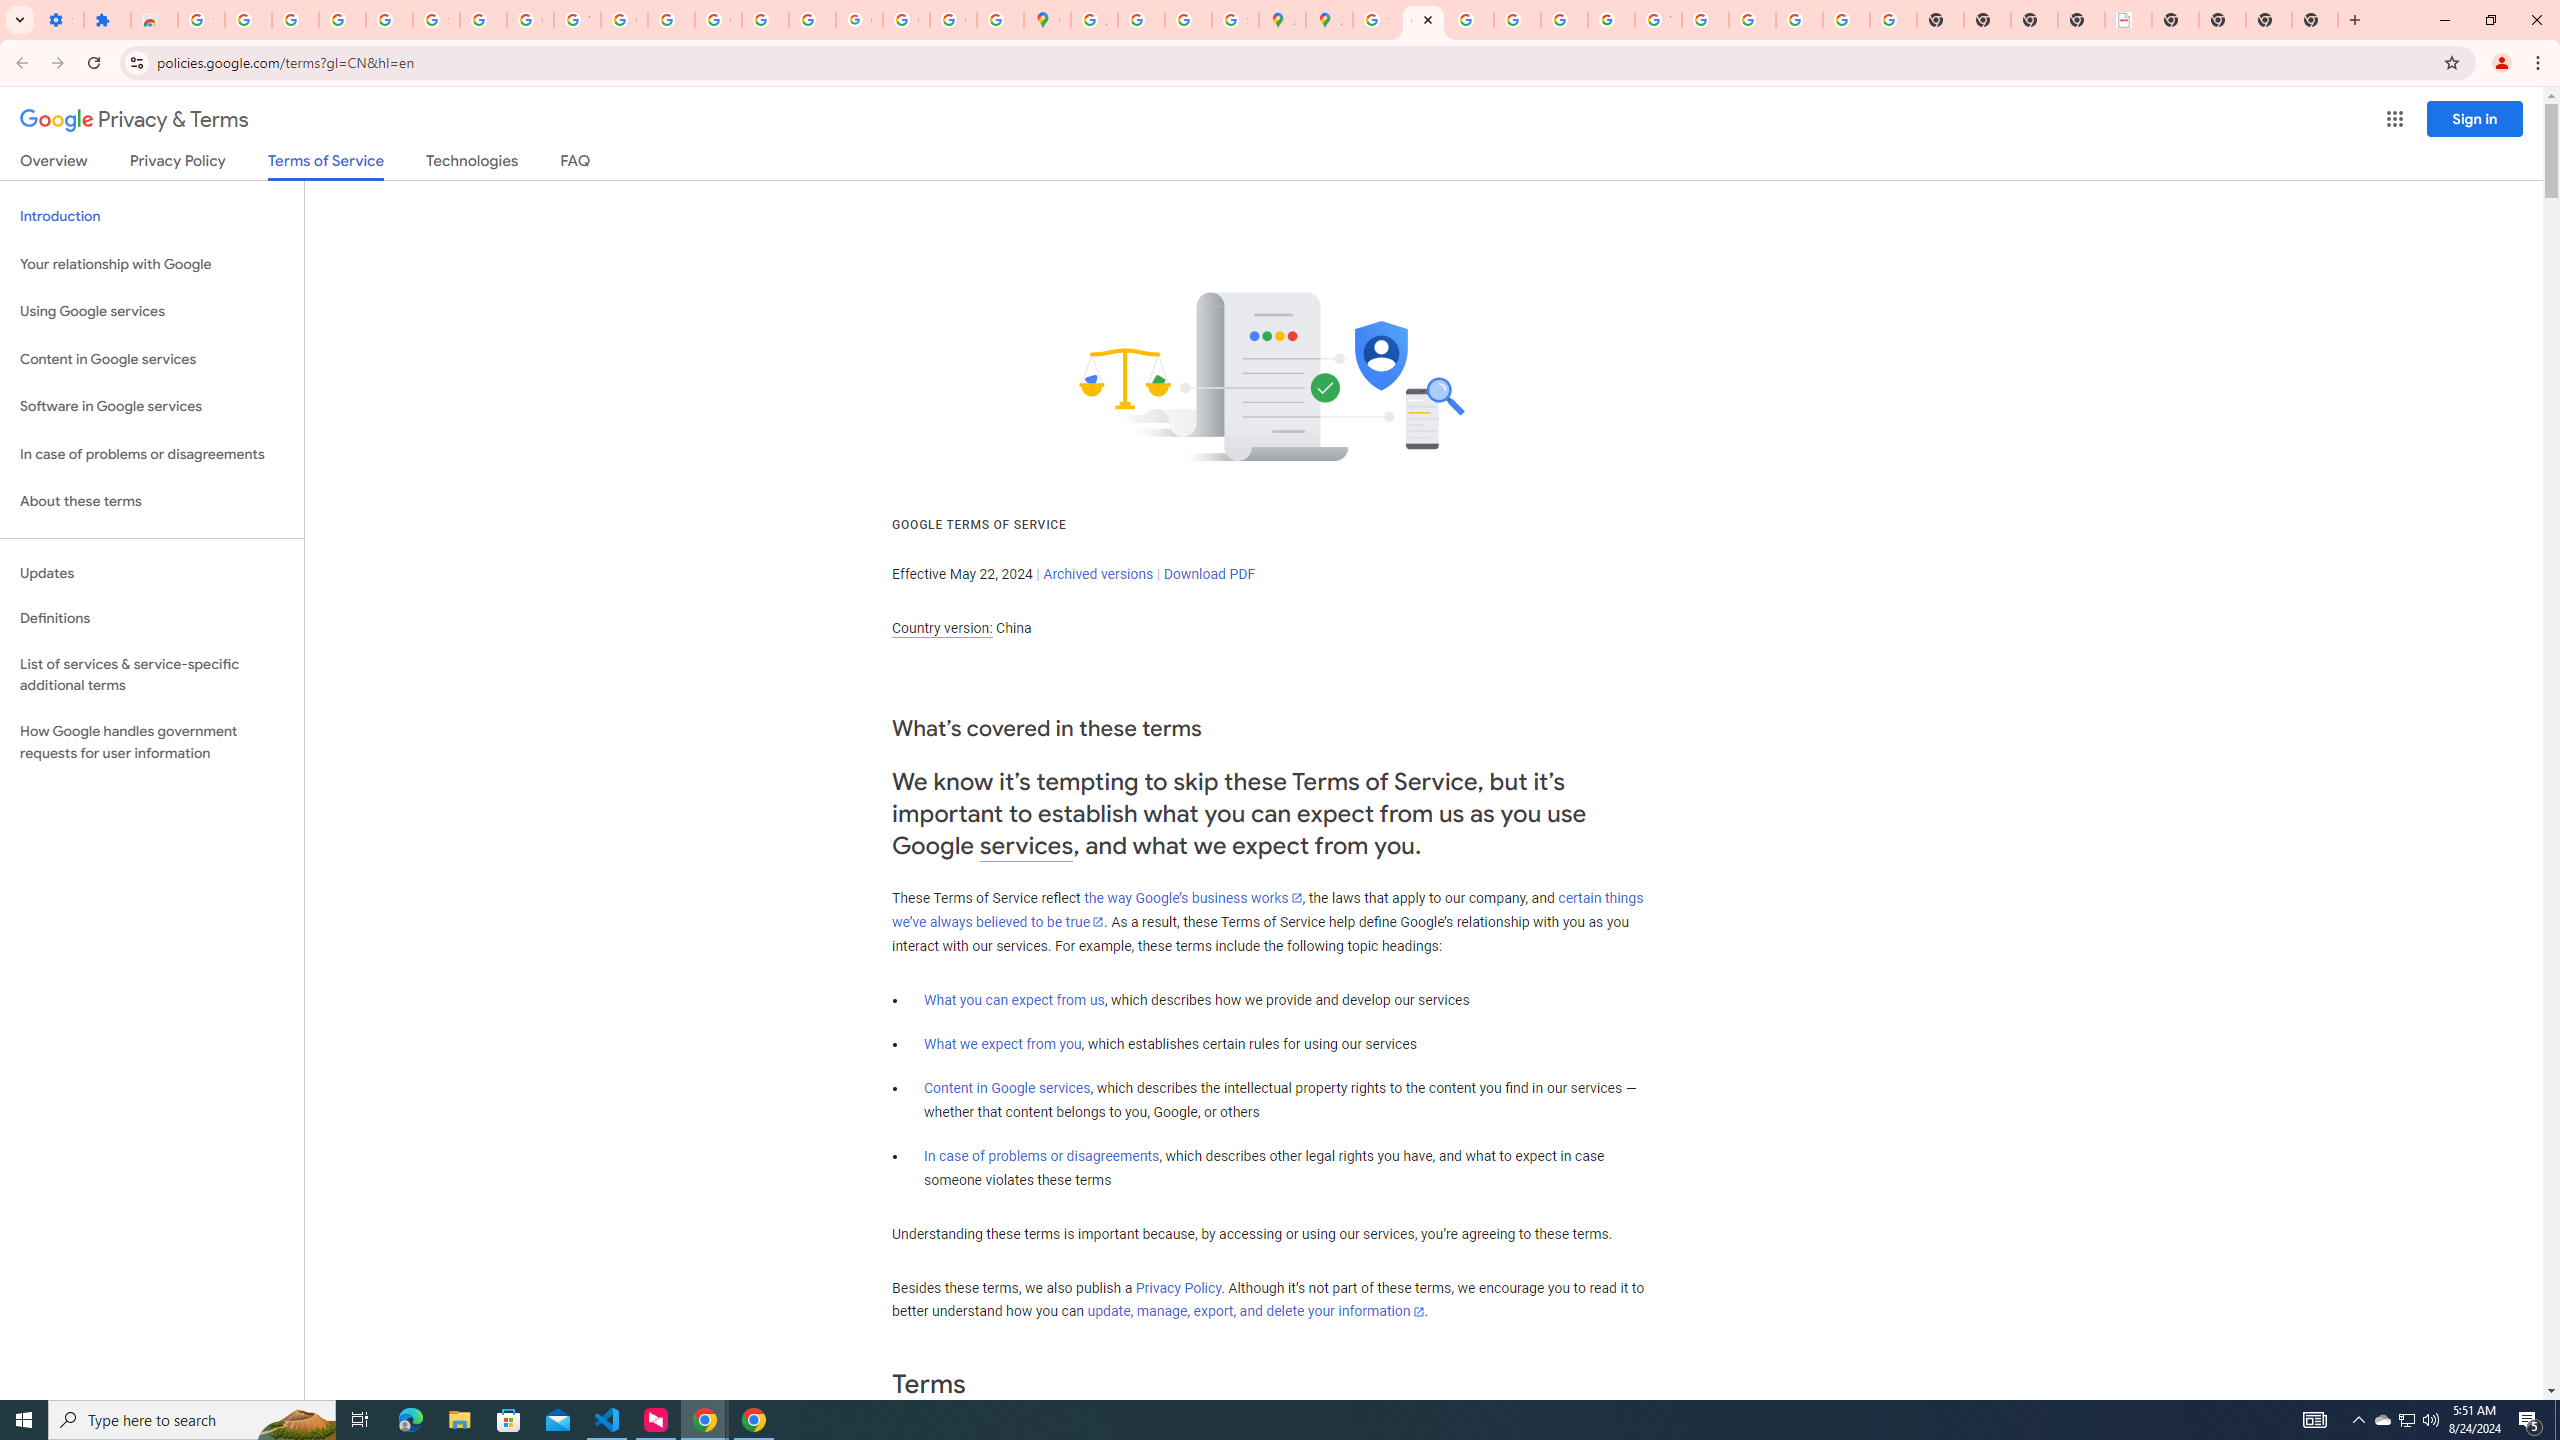  Describe the element at coordinates (60, 19) in the screenshot. I see `'Settings - On startup'` at that location.